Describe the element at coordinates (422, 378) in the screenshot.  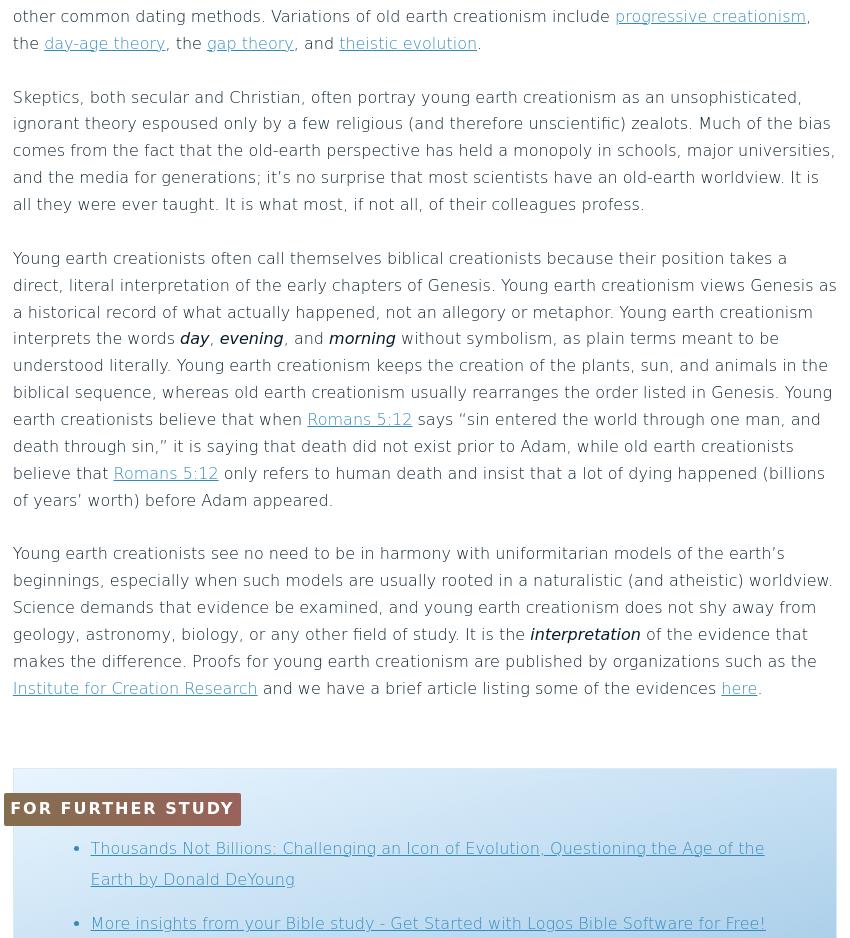
I see `'without symbolism, as plain terms meant to be understood literally. Young earth creationism keeps the creation of the plants, sun, and animals in the biblical sequence, whereas old earth creationism usually rearranges the order listed in Genesis. Young earth creationists believe that when'` at that location.